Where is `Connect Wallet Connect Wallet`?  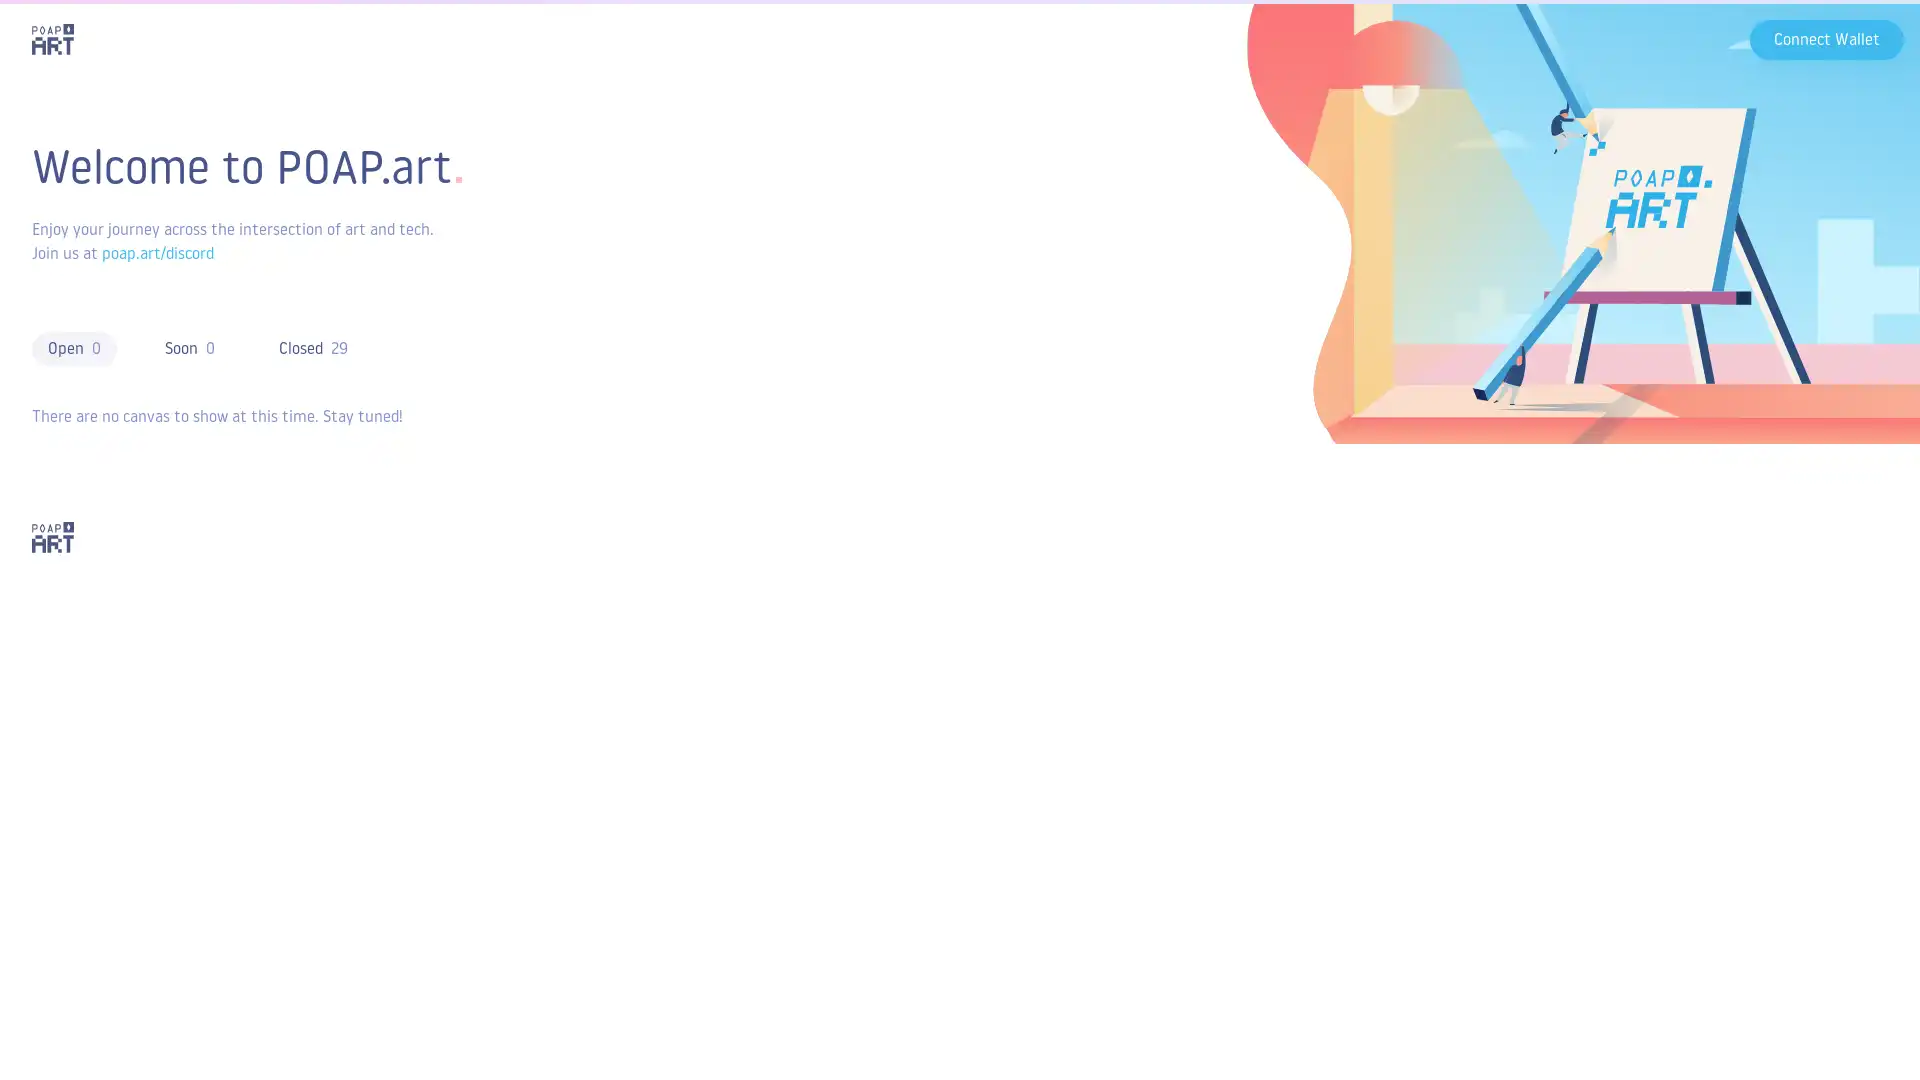 Connect Wallet Connect Wallet is located at coordinates (1827, 38).